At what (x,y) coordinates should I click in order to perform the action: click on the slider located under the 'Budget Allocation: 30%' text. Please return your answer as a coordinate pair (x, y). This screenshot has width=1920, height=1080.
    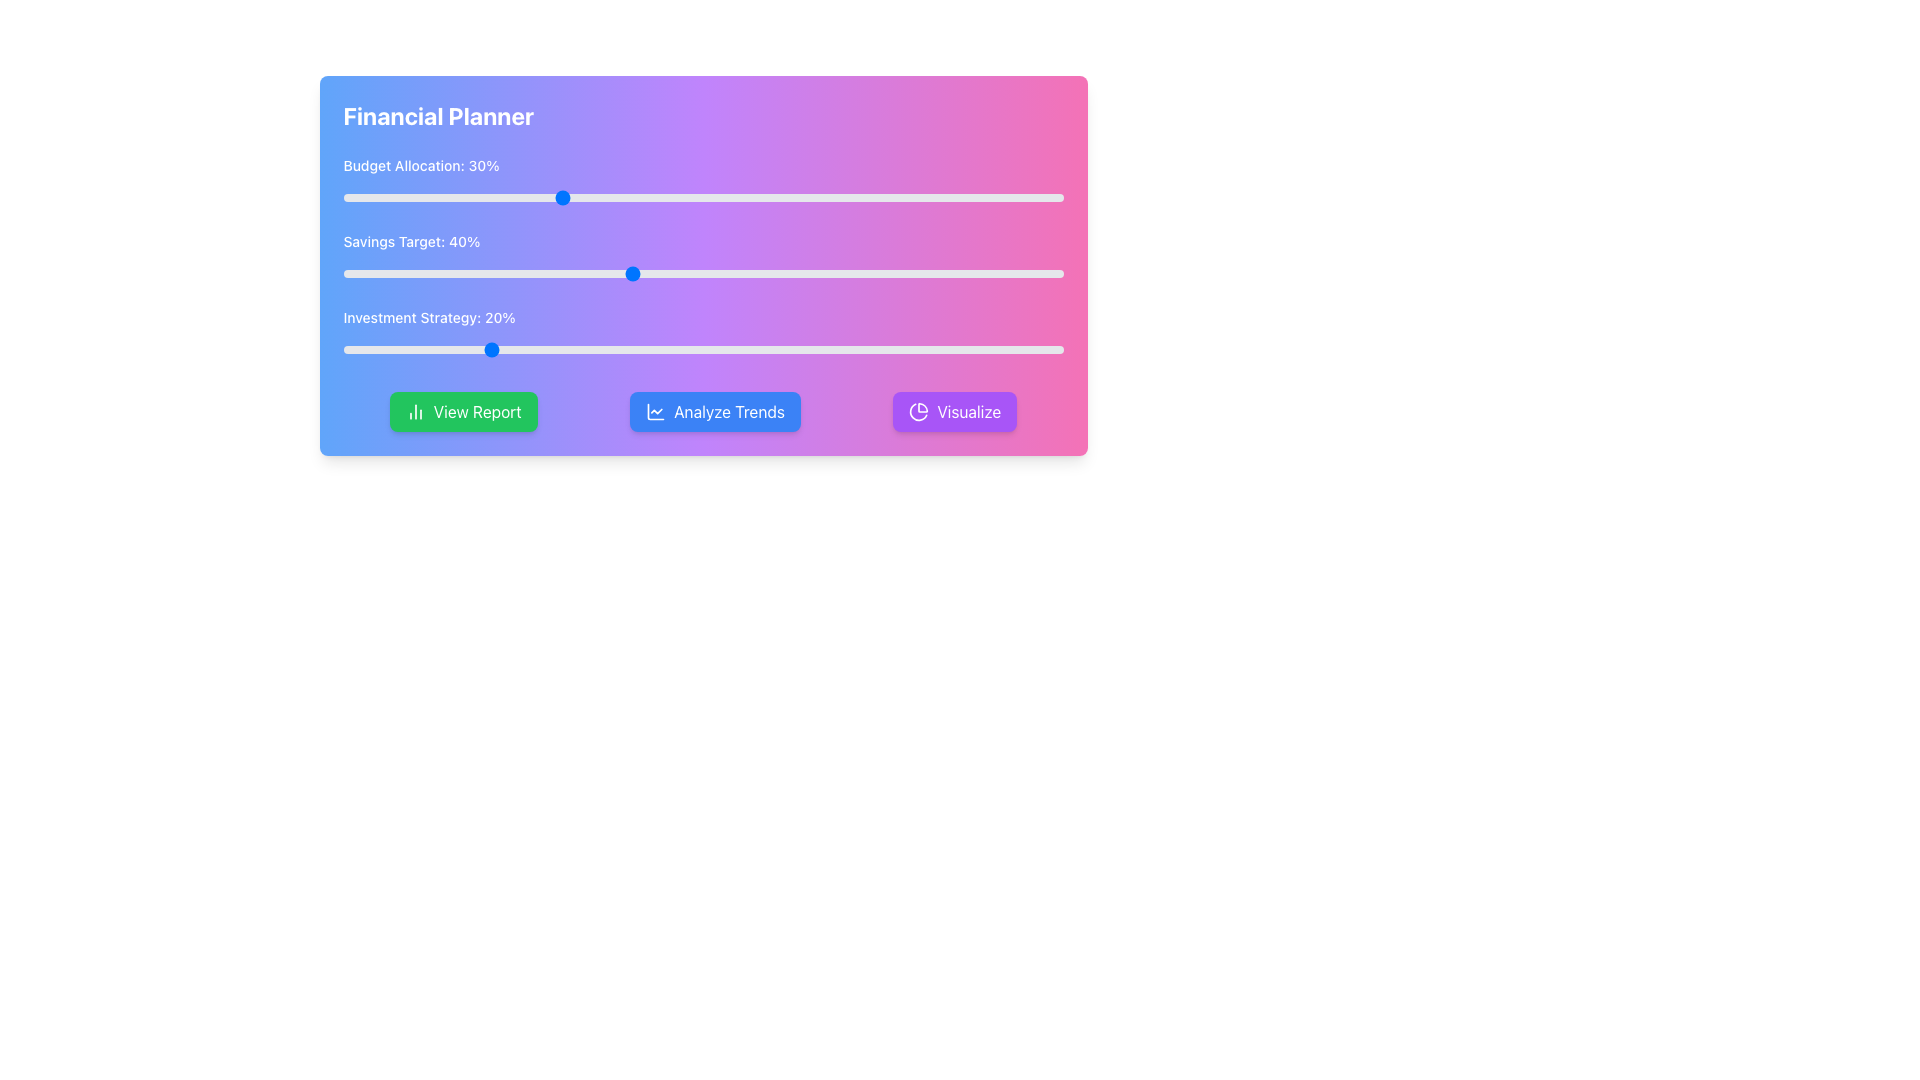
    Looking at the image, I should click on (703, 197).